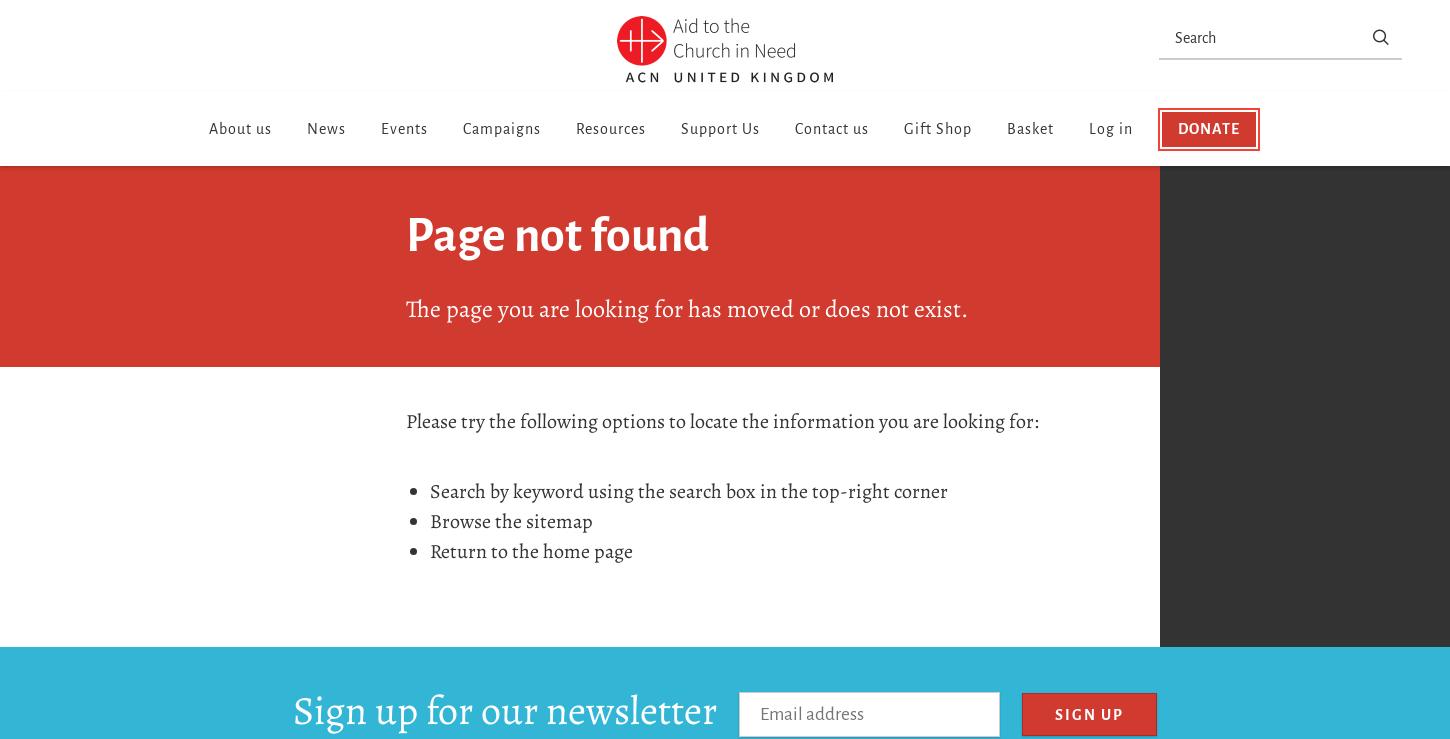 Image resolution: width=1450 pixels, height=739 pixels. What do you see at coordinates (526, 521) in the screenshot?
I see `'sitemap'` at bounding box center [526, 521].